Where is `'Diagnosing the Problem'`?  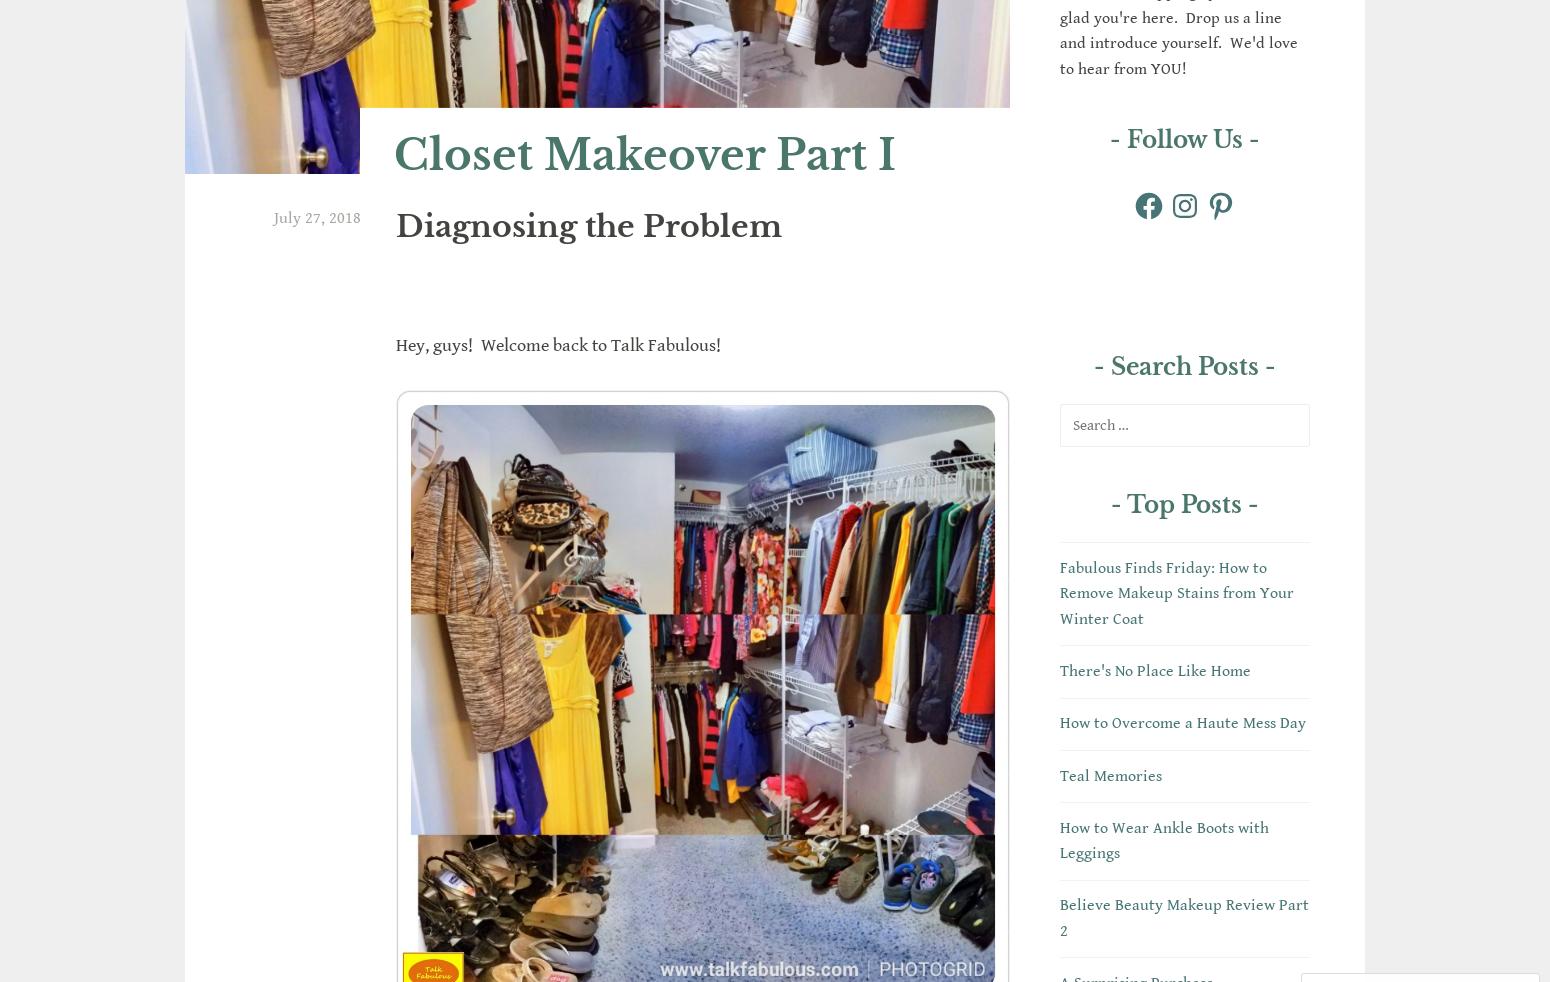
'Diagnosing the Problem' is located at coordinates (589, 224).